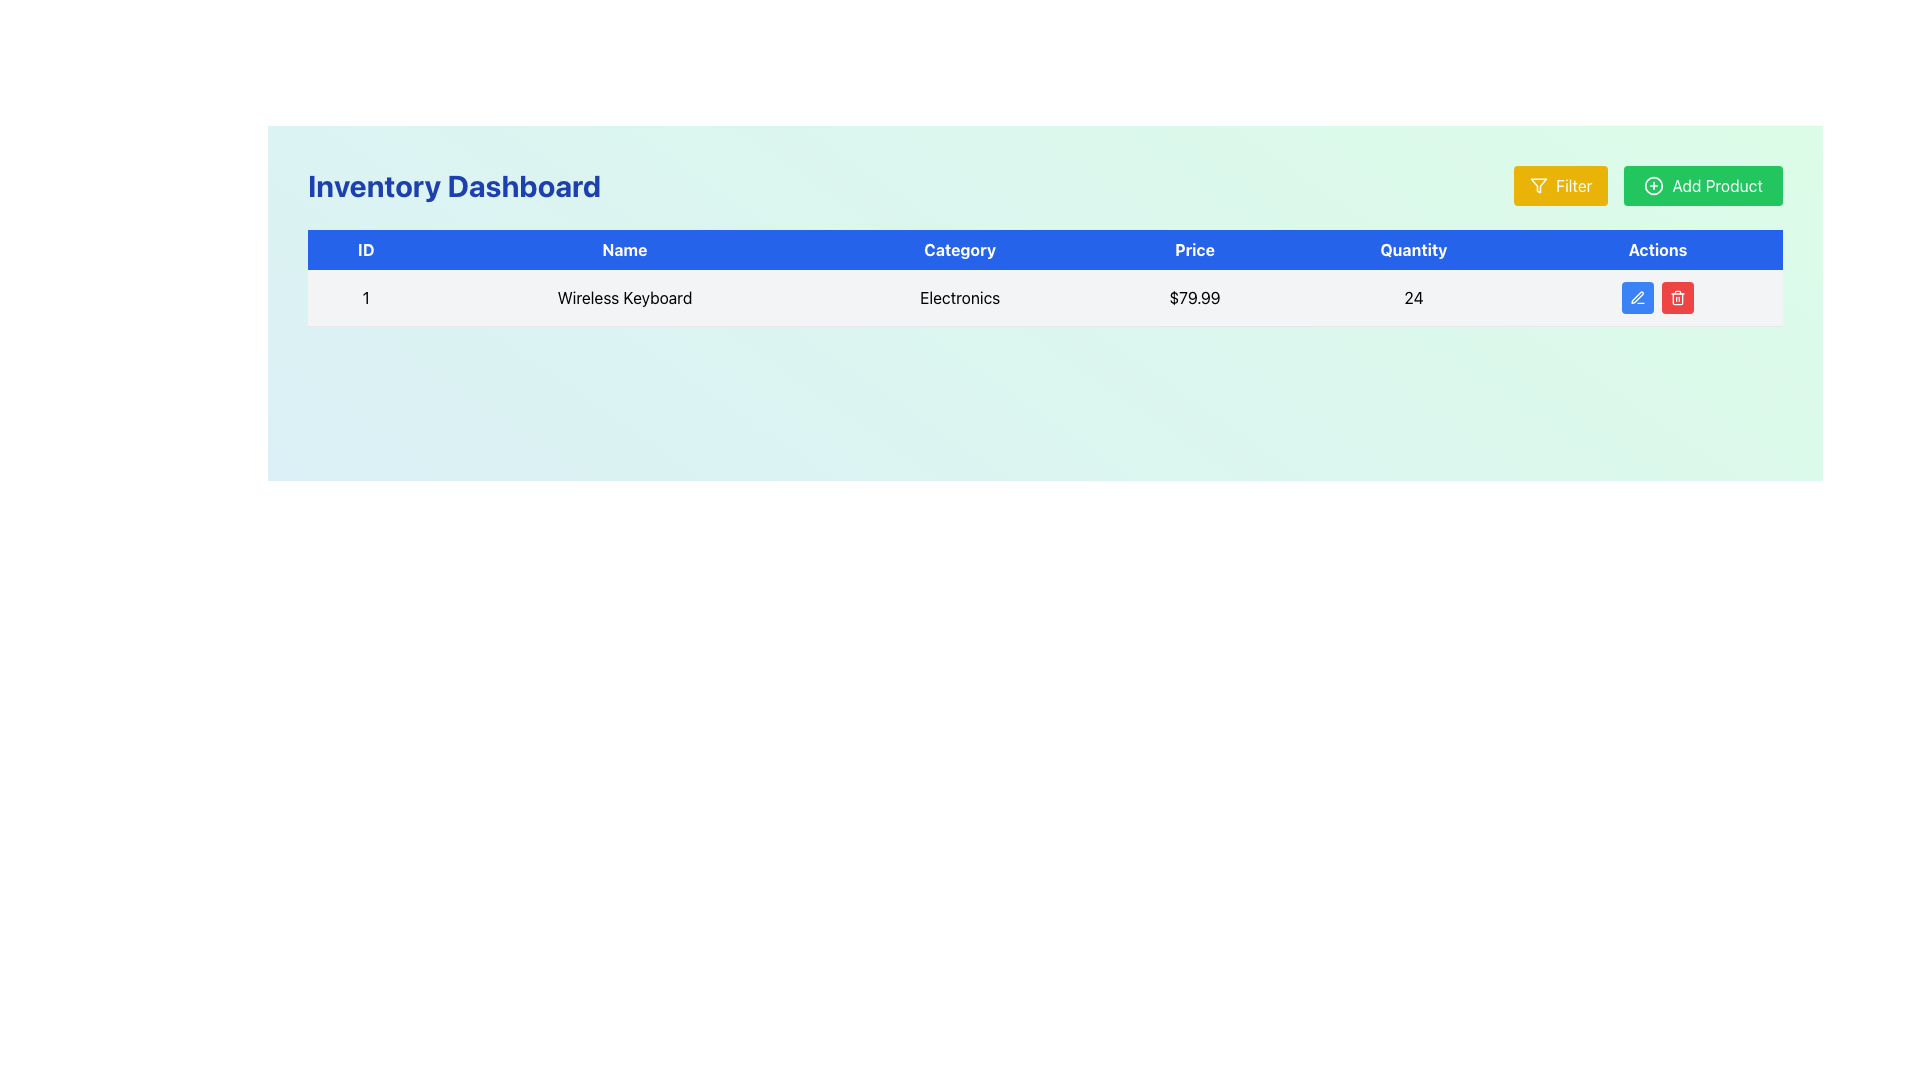 Image resolution: width=1920 pixels, height=1080 pixels. I want to click on the header label for the column, which is the third item in a row of six sibling elements in the header bar of the table, located between 'Name' and 'Price', so click(960, 249).